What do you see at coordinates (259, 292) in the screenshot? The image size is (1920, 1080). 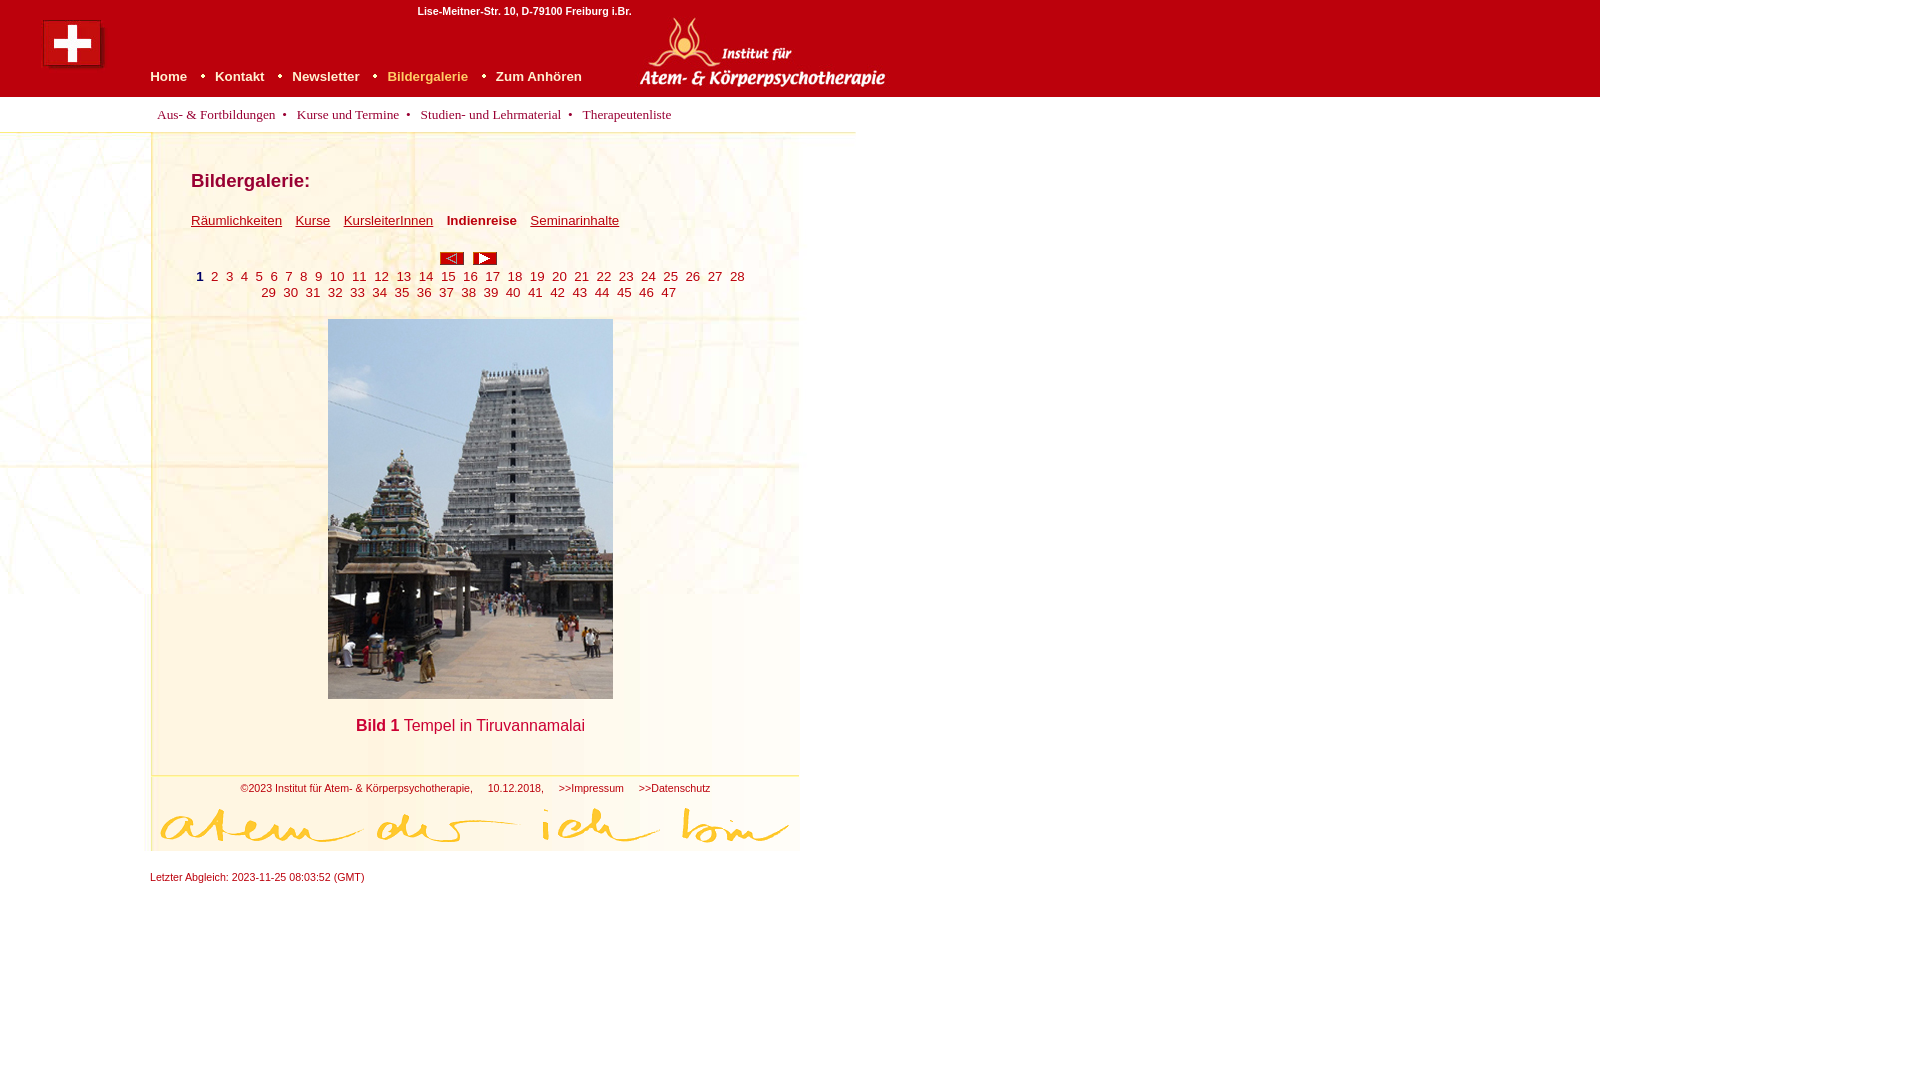 I see `'29'` at bounding box center [259, 292].